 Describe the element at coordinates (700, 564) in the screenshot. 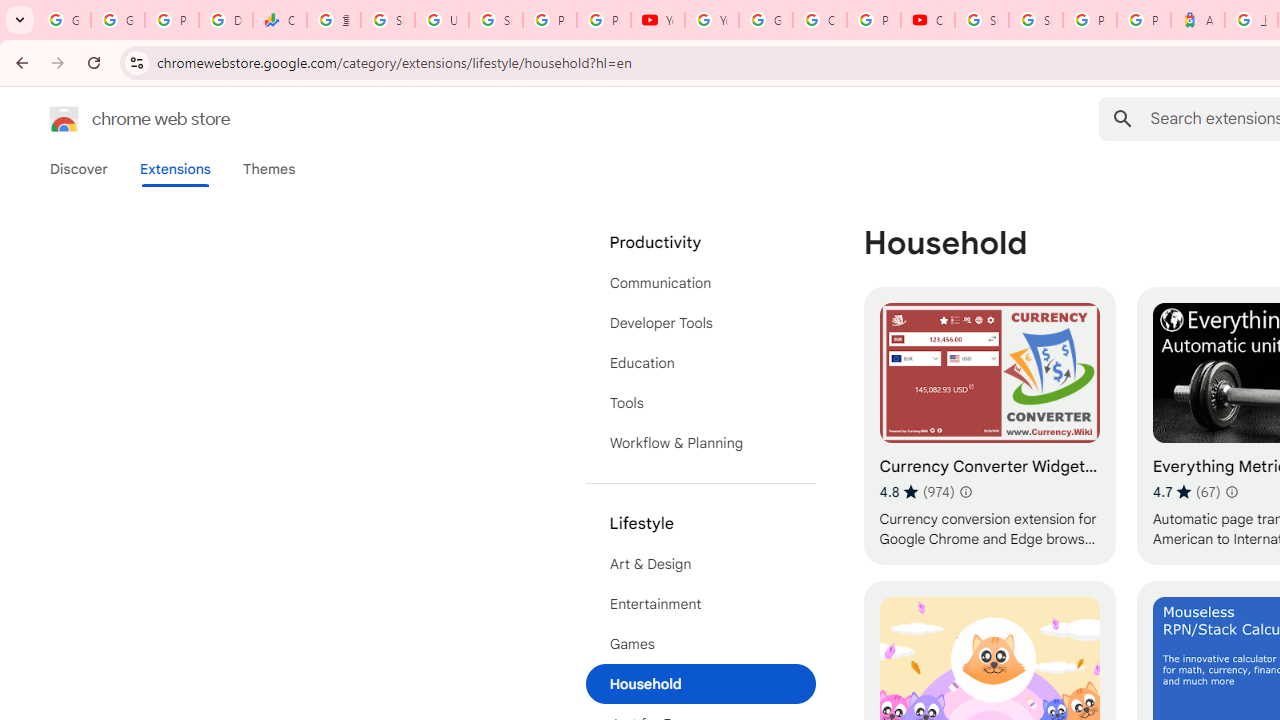

I see `'Art & Design'` at that location.